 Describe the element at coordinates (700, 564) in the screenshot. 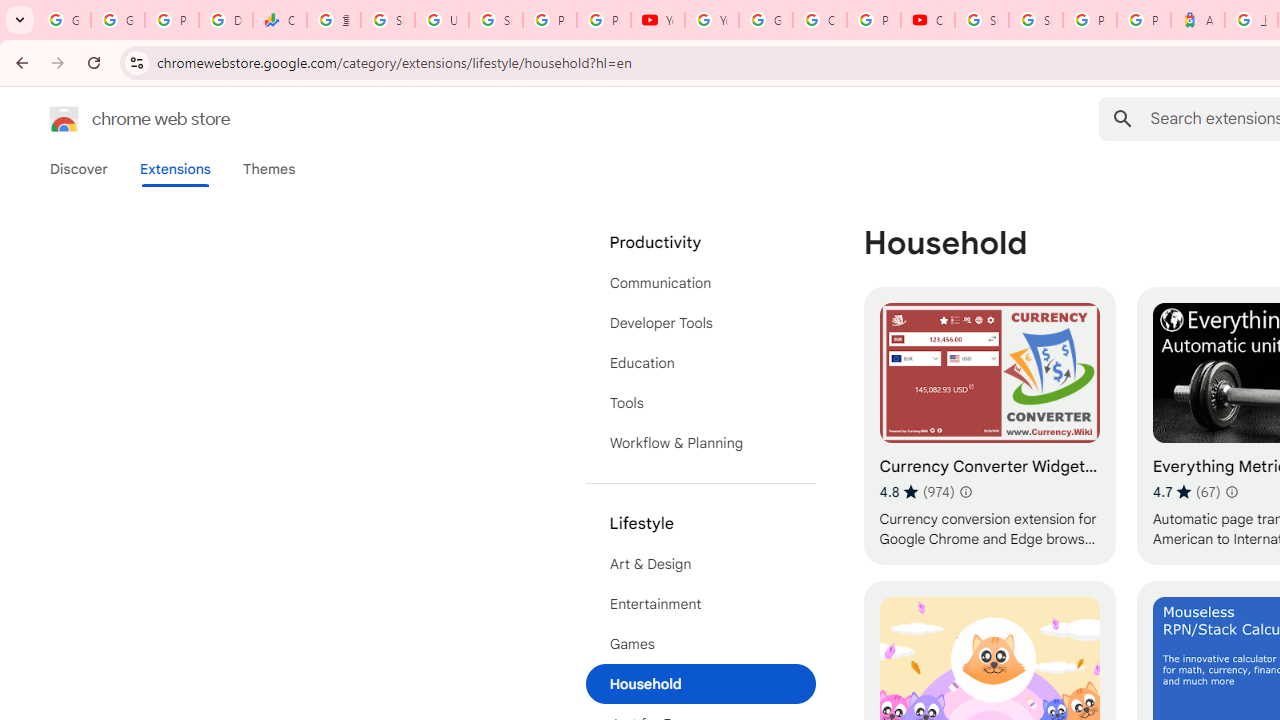

I see `'Art & Design'` at that location.